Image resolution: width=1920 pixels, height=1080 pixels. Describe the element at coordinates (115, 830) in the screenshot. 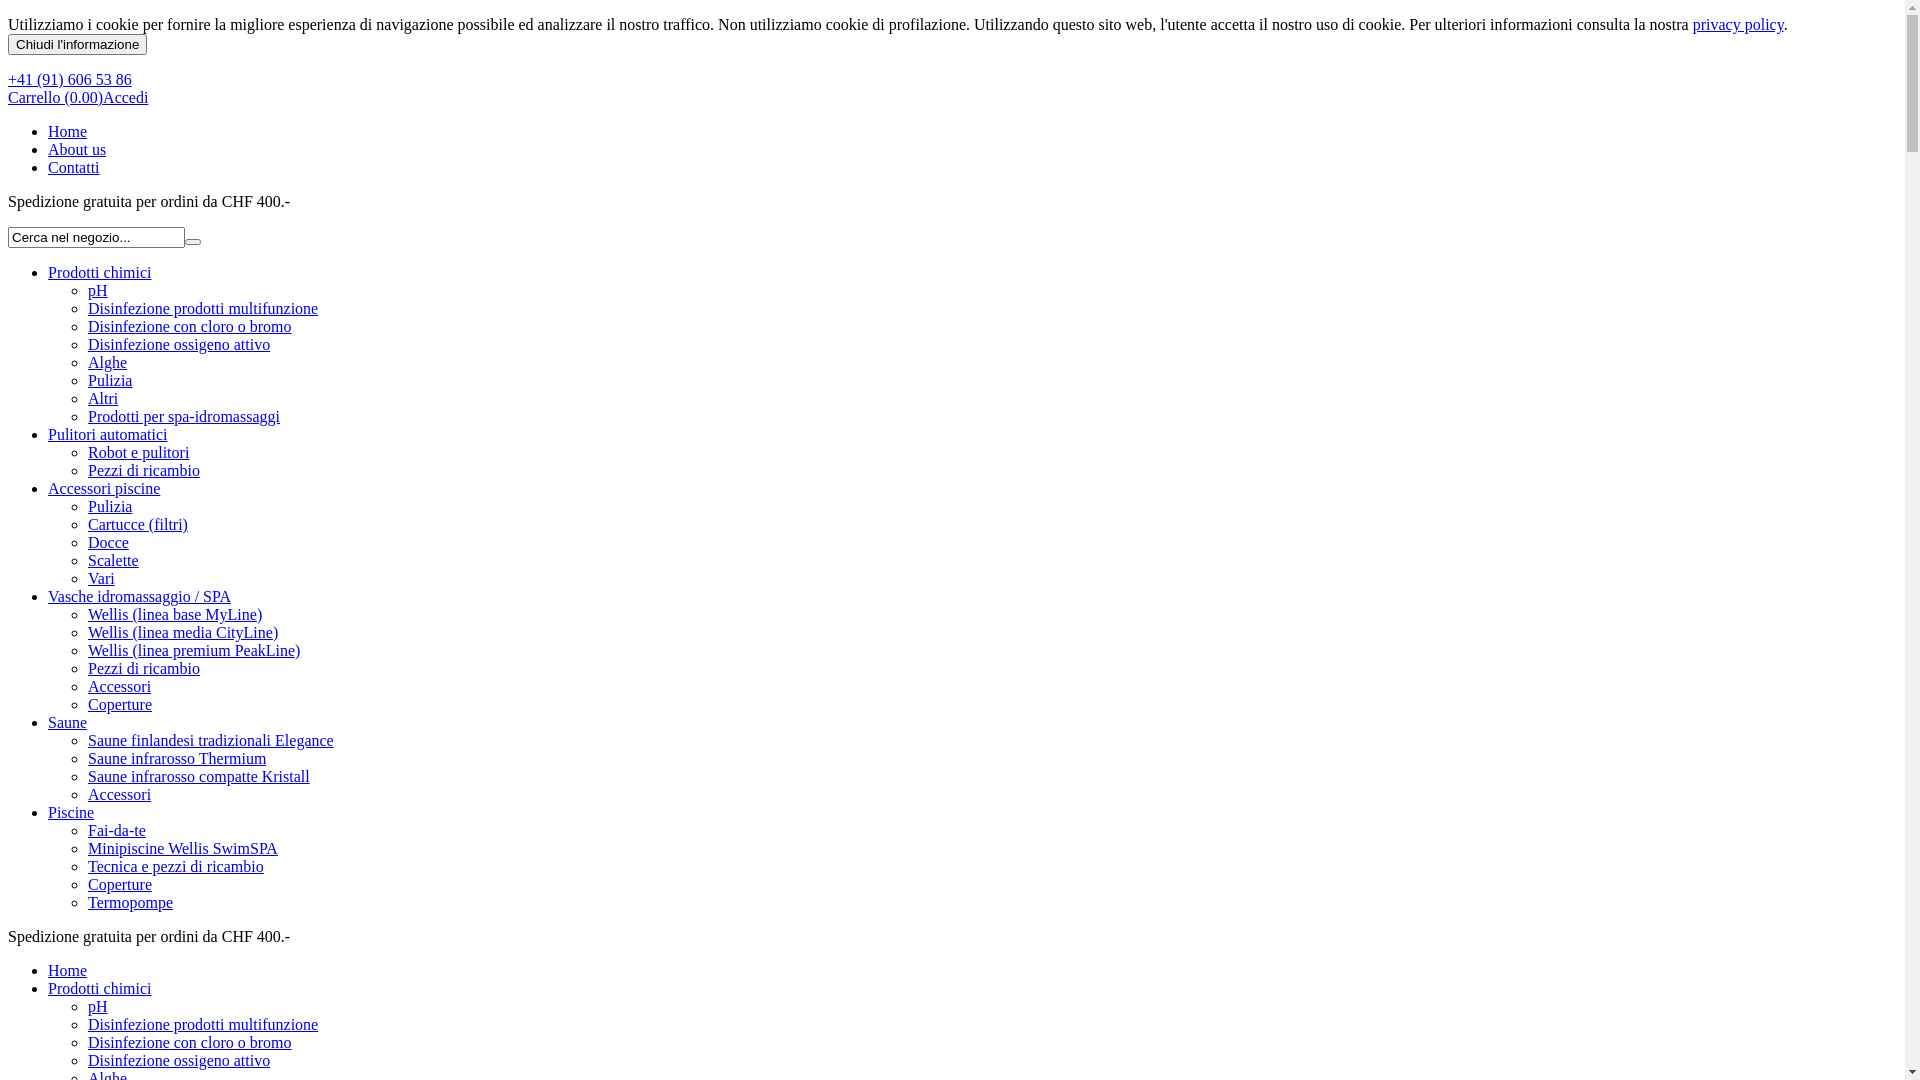

I see `'Fai-da-te'` at that location.